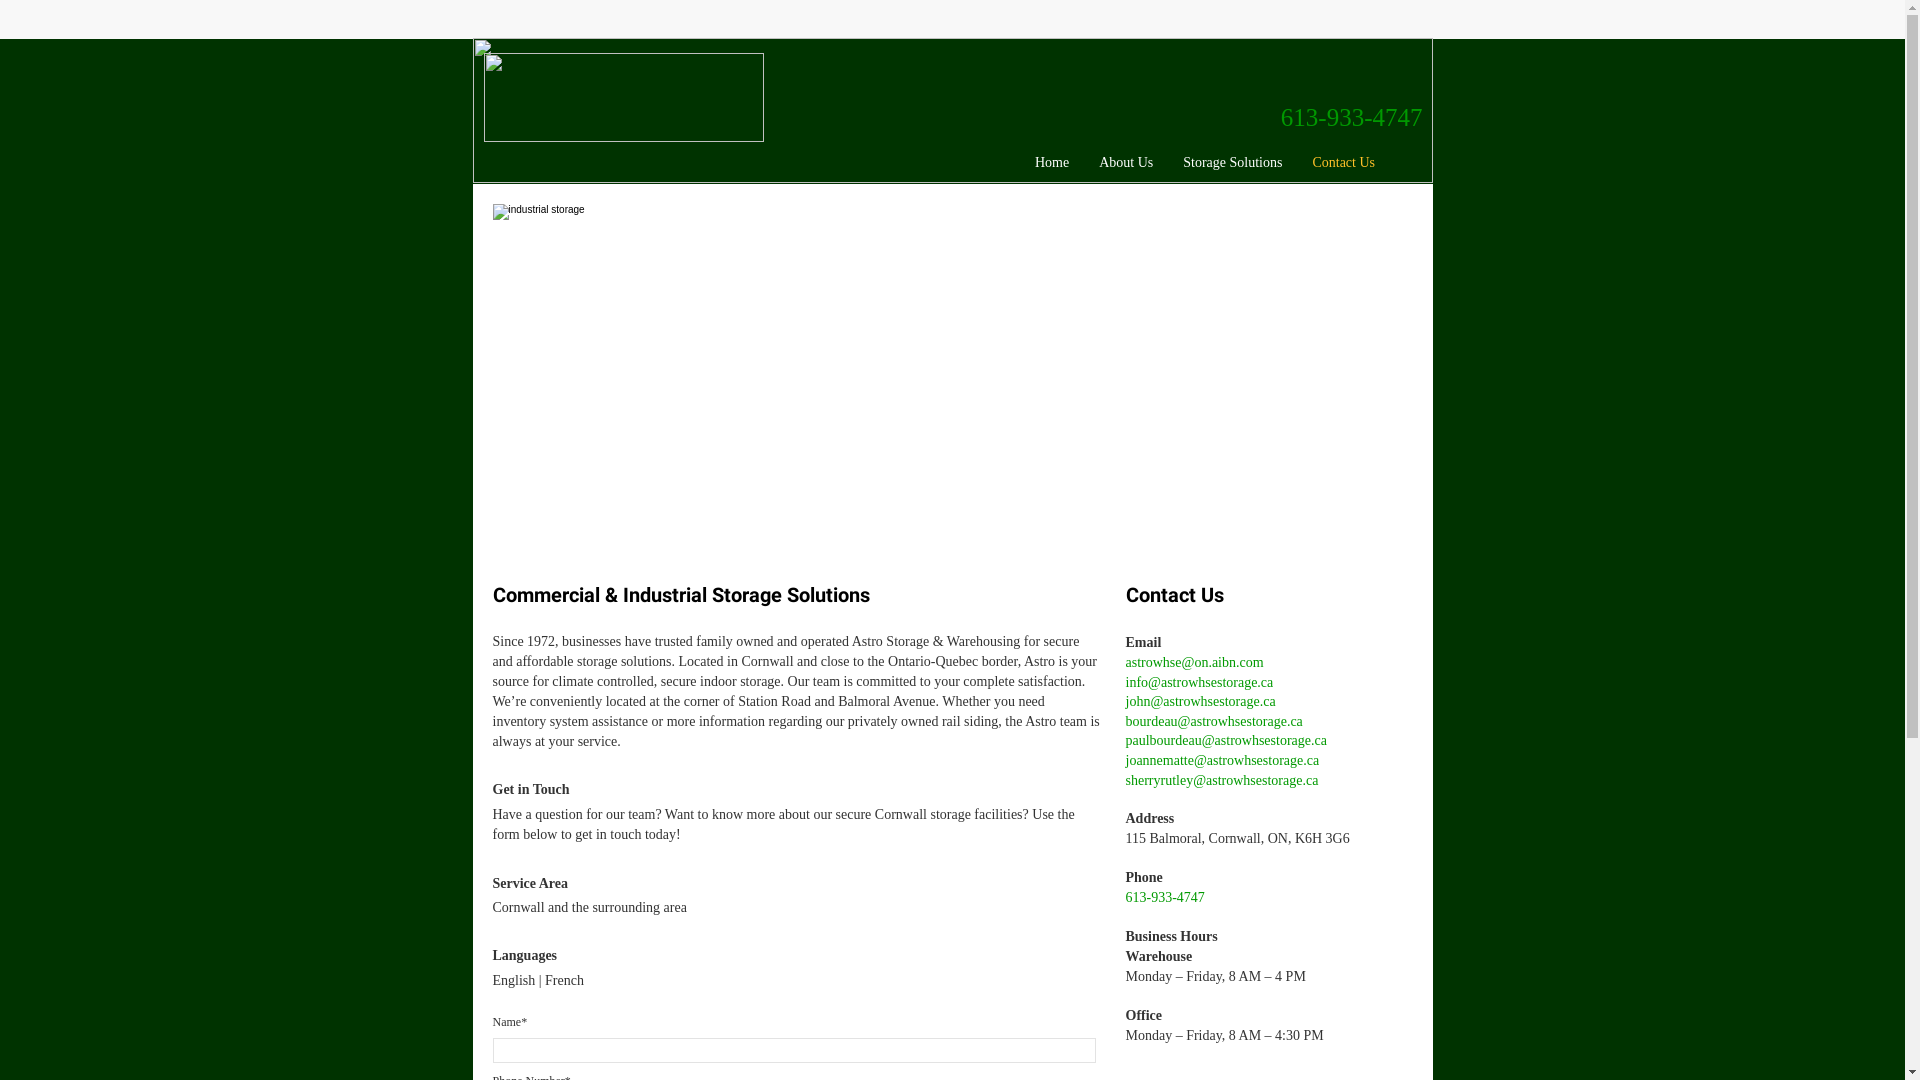 The image size is (1920, 1080). I want to click on 'About Us', so click(1088, 161).